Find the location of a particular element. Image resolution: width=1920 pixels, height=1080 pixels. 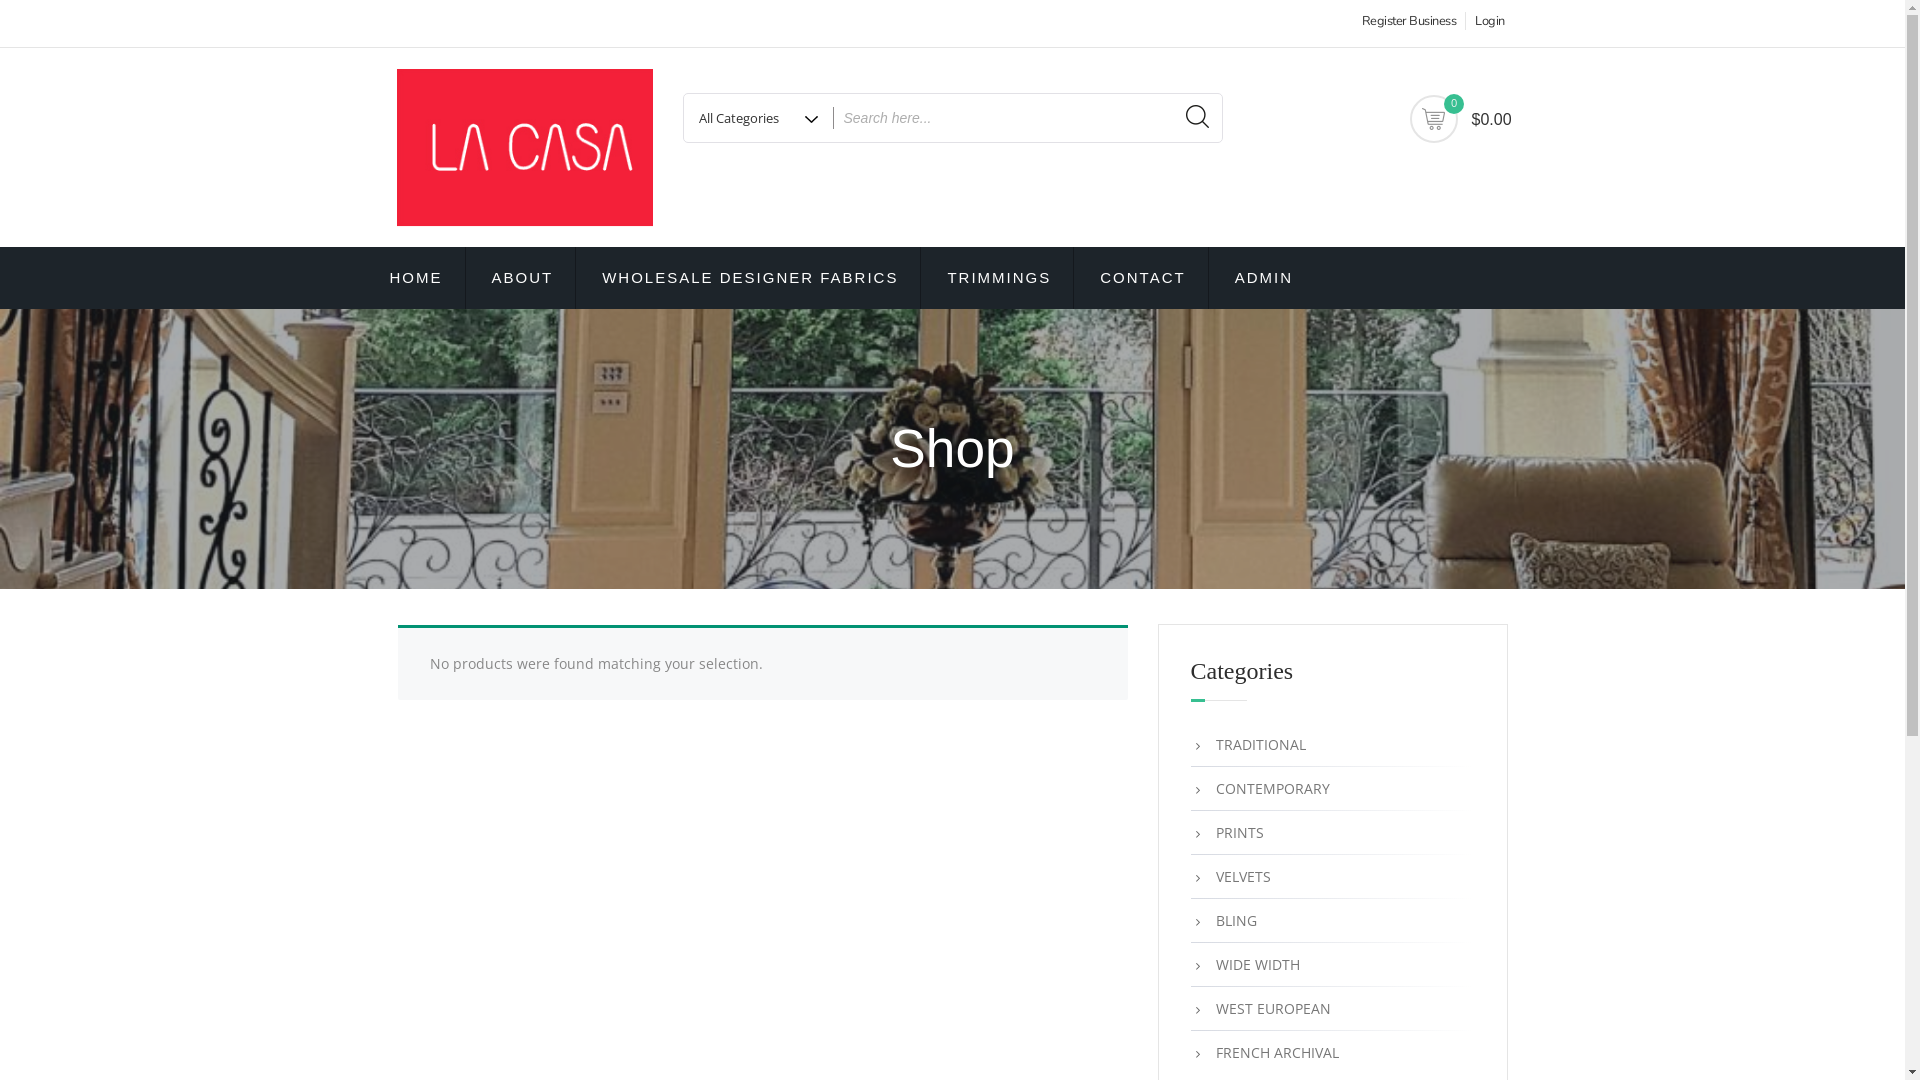

'ABOUT' is located at coordinates (523, 277).